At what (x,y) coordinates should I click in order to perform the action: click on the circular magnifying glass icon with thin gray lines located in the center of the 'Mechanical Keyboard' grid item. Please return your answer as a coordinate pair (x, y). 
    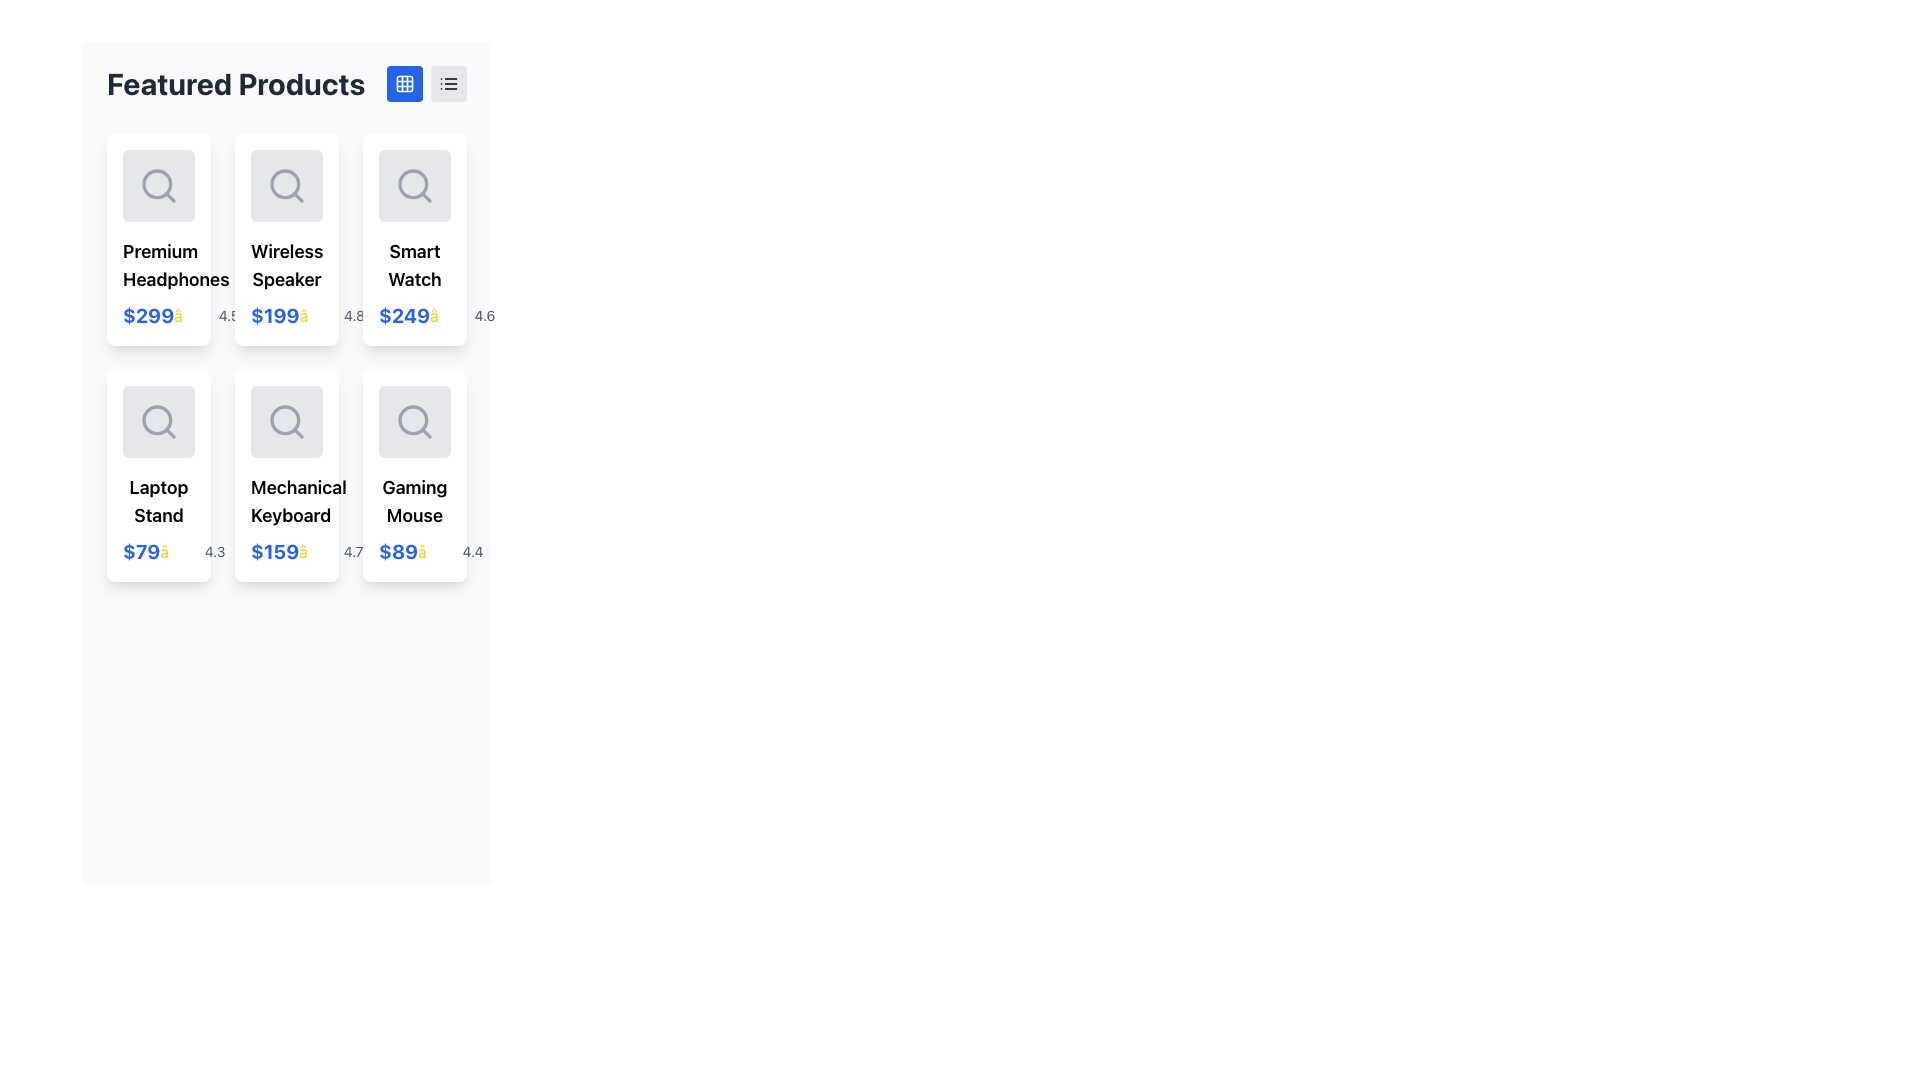
    Looking at the image, I should click on (286, 420).